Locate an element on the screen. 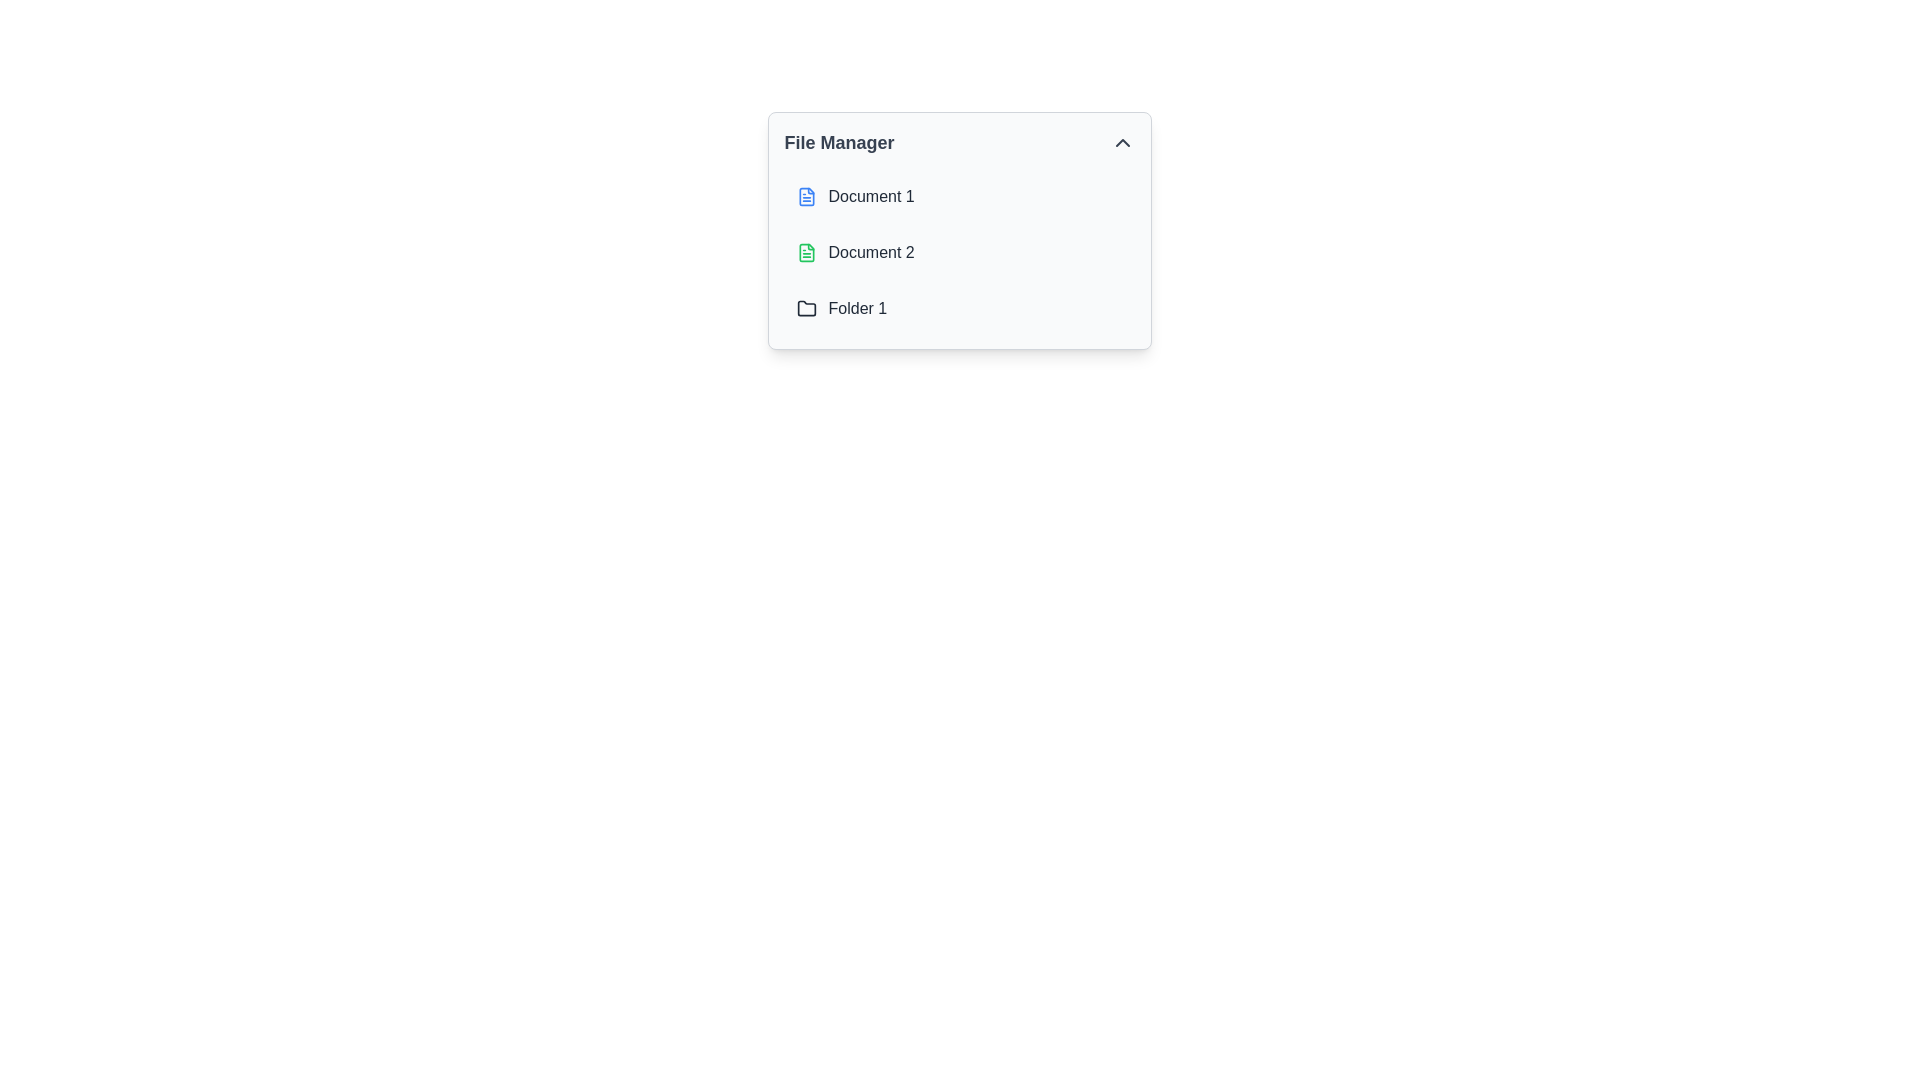 The width and height of the screenshot is (1920, 1080). the text label representing 'Document 2' is located at coordinates (871, 252).